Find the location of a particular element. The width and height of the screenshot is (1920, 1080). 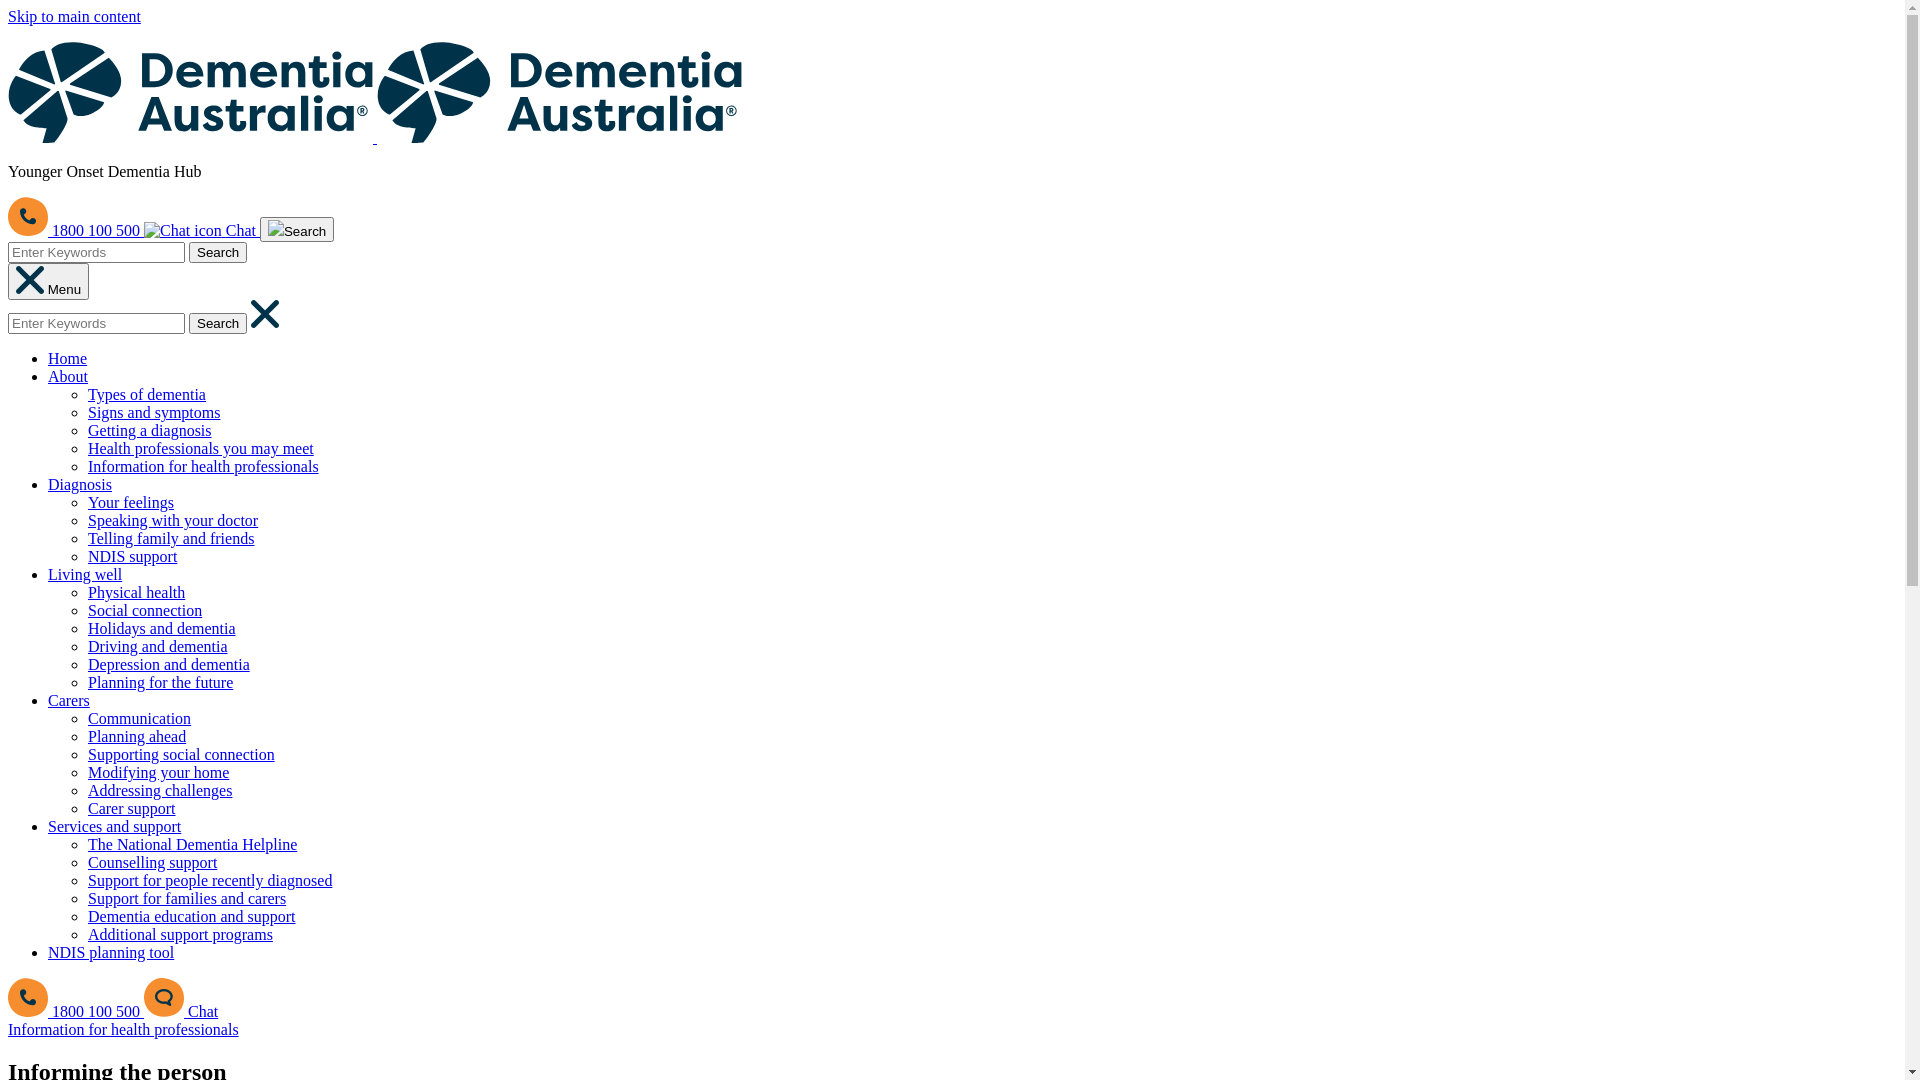

'Depression and dementia' is located at coordinates (168, 664).